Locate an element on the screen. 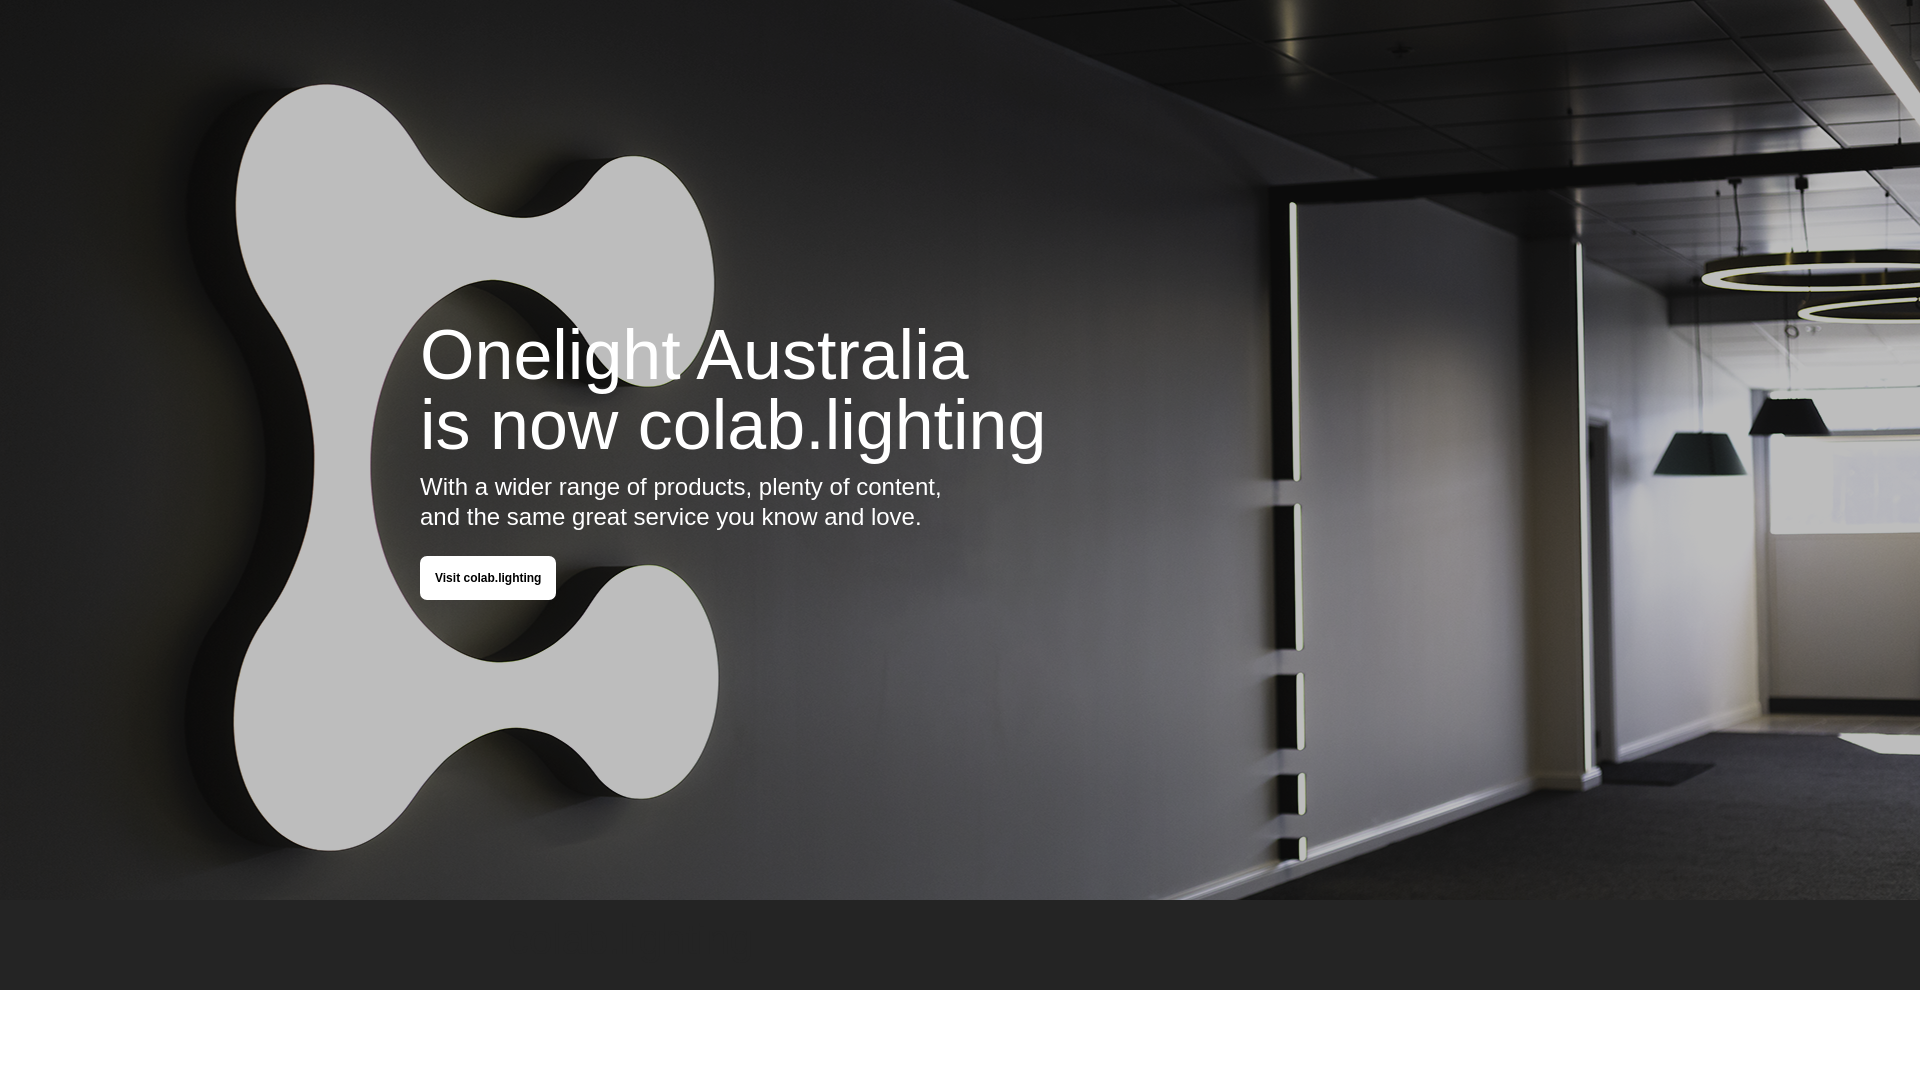  'Visit colab.lighting' is located at coordinates (488, 578).